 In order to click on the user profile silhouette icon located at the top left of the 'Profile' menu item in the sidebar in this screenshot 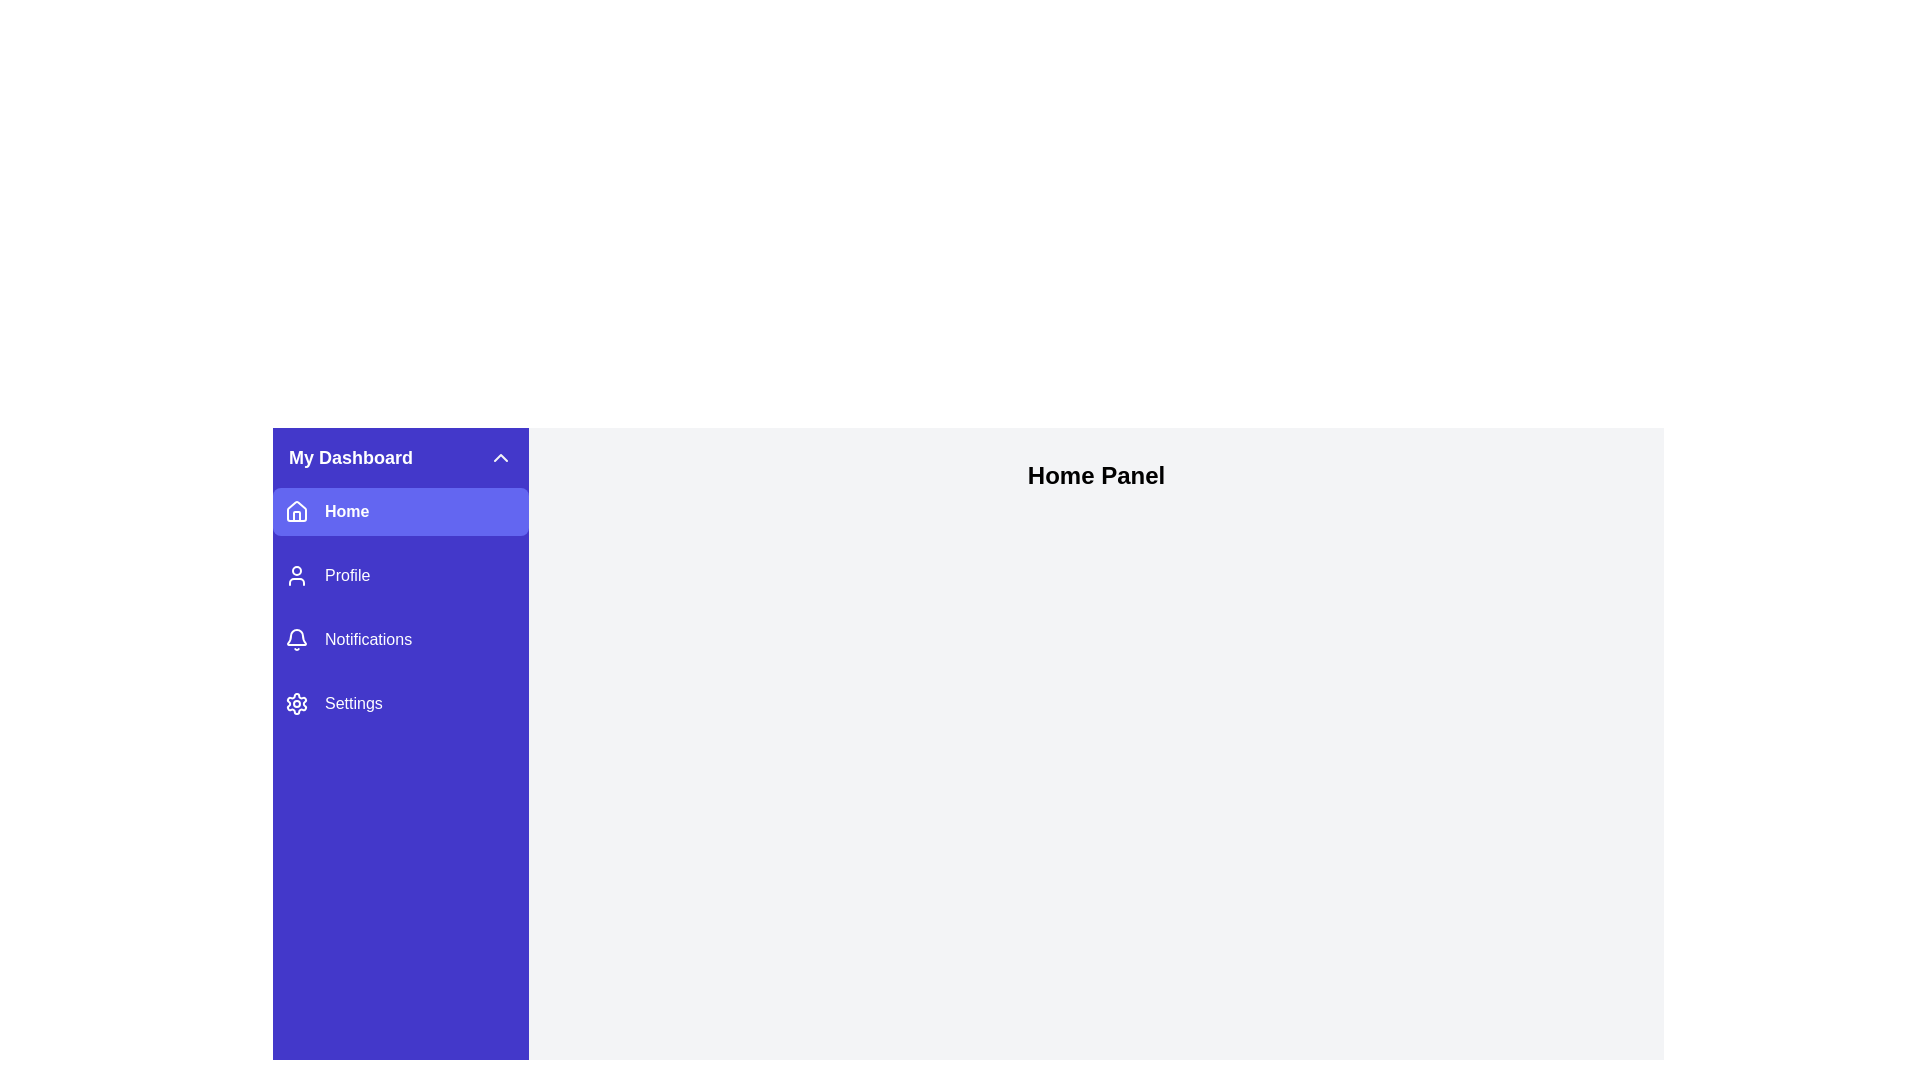, I will do `click(296, 575)`.